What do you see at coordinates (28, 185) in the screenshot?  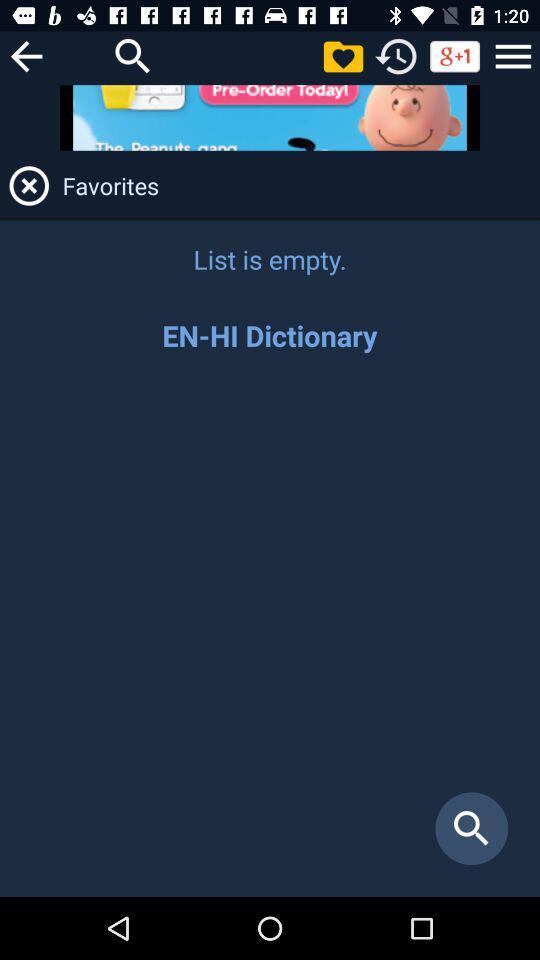 I see `it` at bounding box center [28, 185].